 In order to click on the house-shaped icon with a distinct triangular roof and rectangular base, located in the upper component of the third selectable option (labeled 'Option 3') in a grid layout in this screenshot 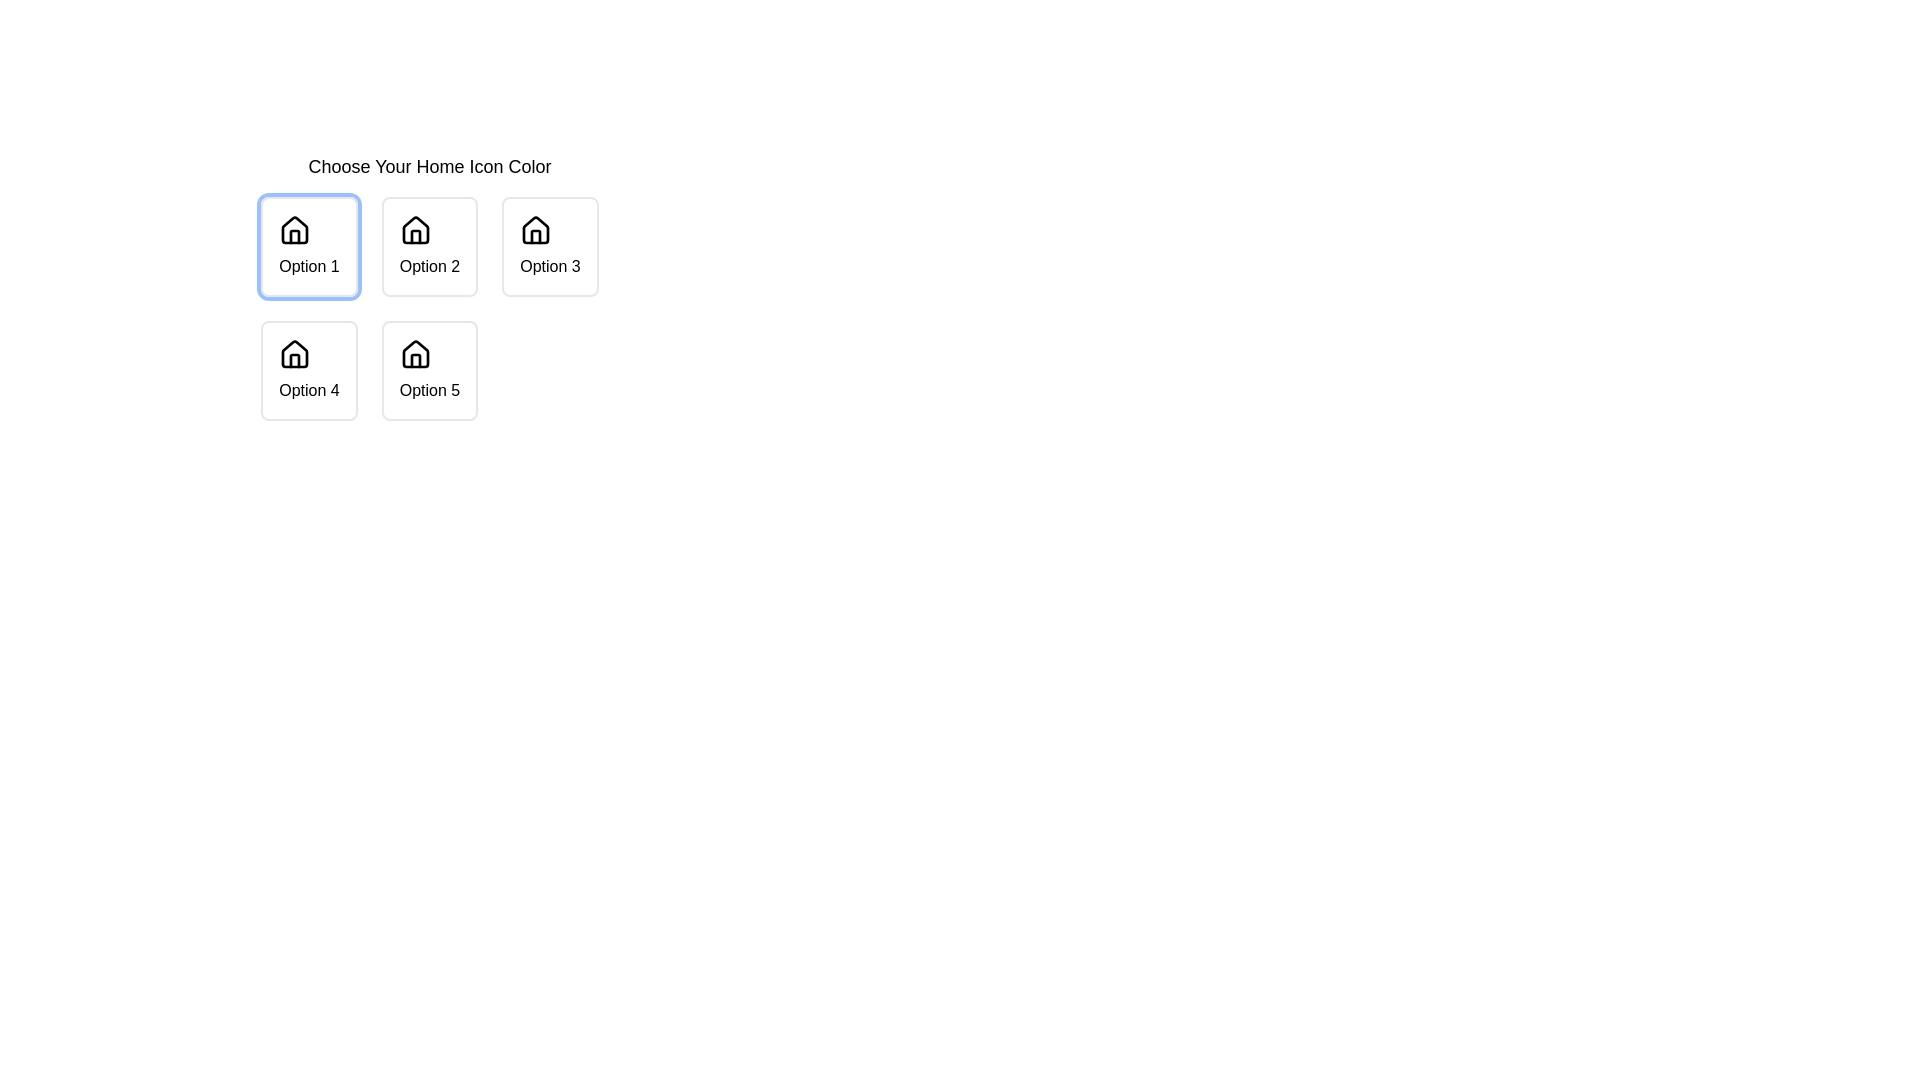, I will do `click(536, 229)`.